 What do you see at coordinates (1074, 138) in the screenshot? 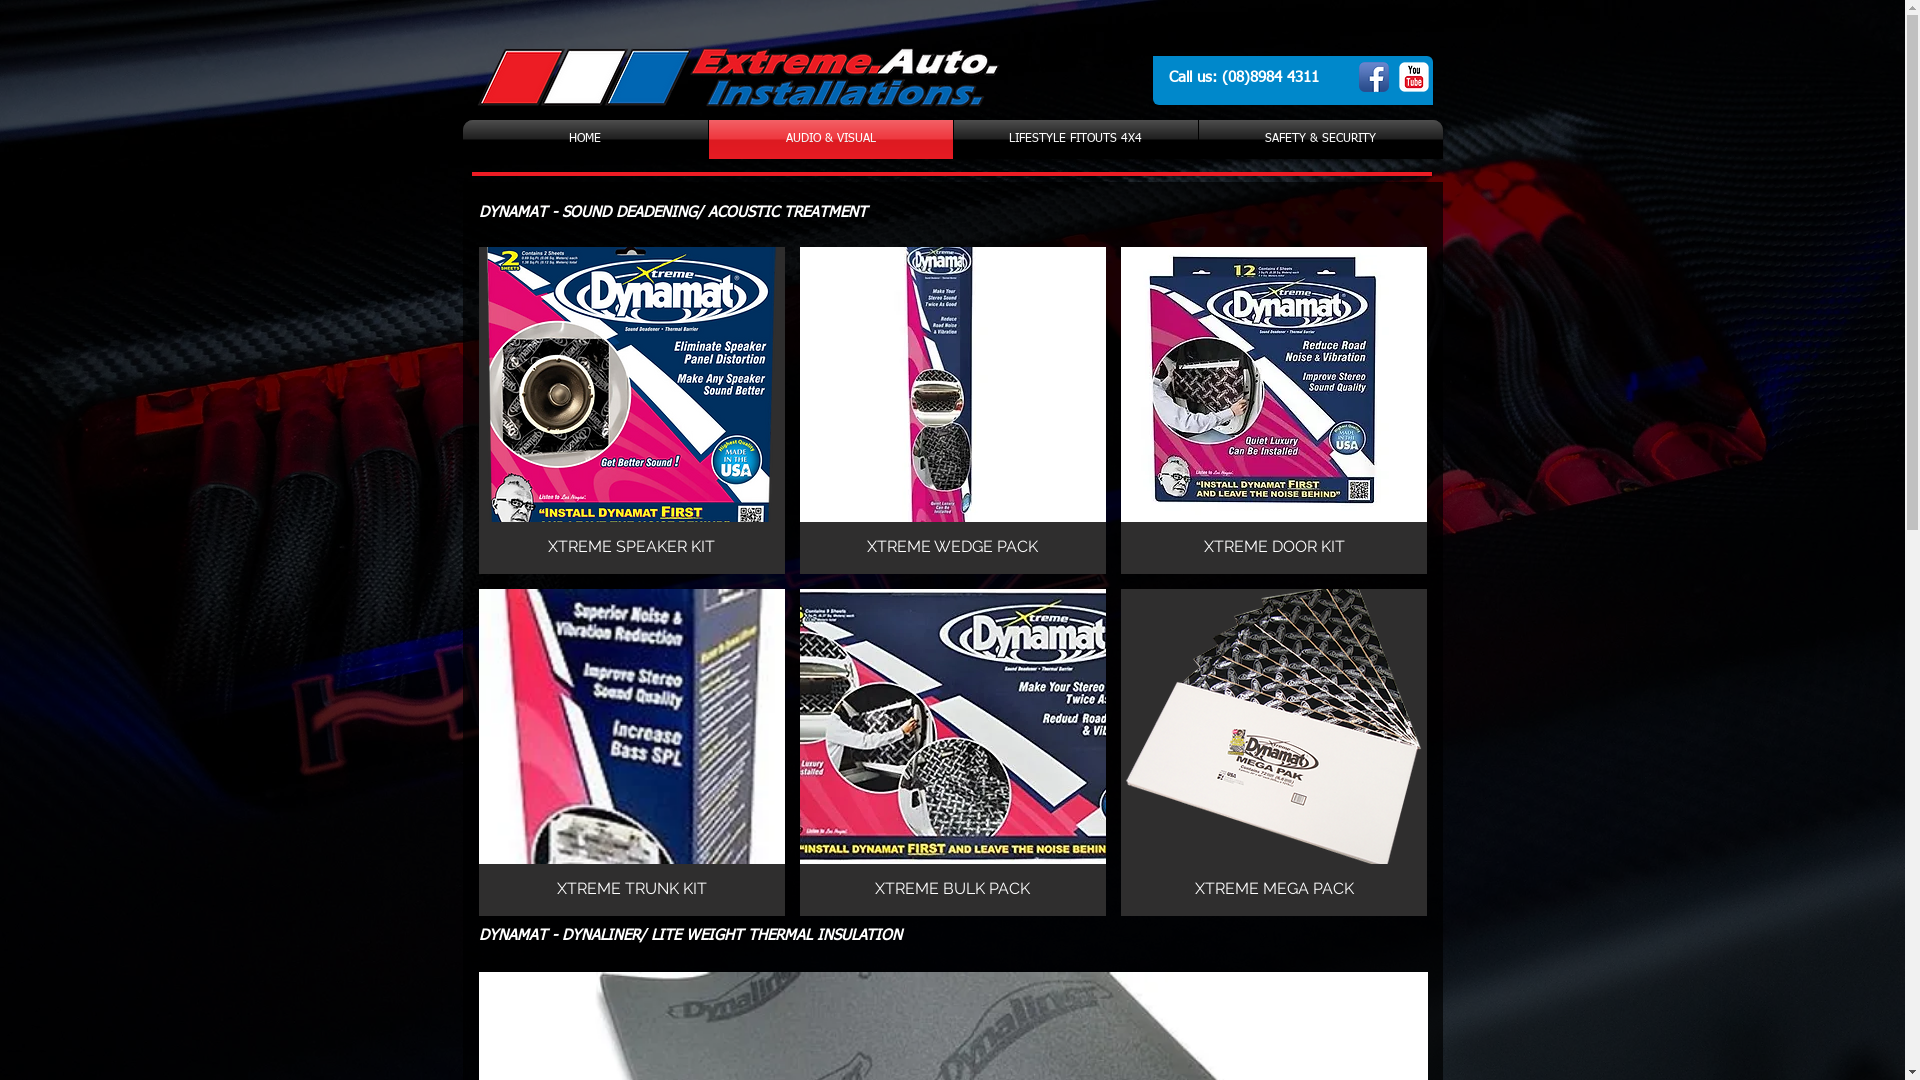
I see `'LIFESTYLE FITOUTS 4X4'` at bounding box center [1074, 138].